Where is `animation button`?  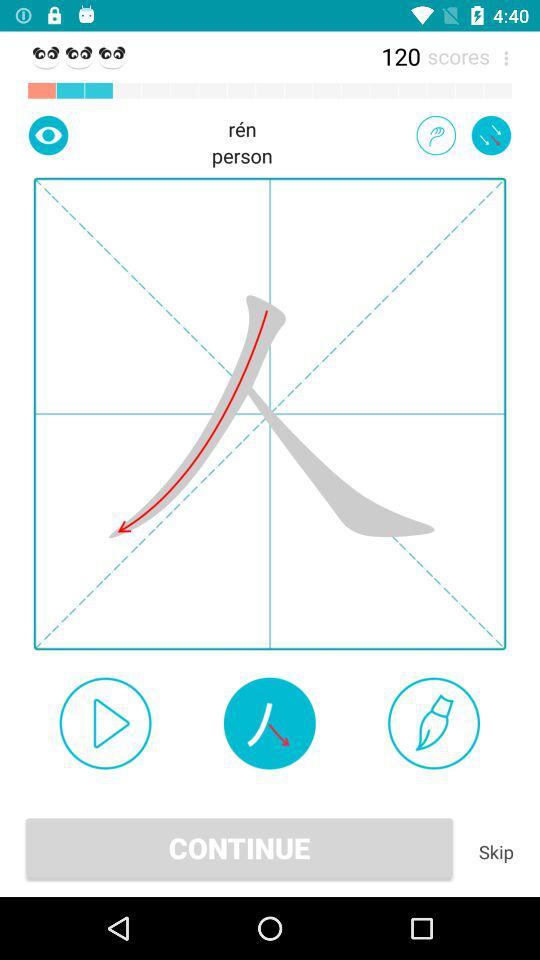 animation button is located at coordinates (435, 134).